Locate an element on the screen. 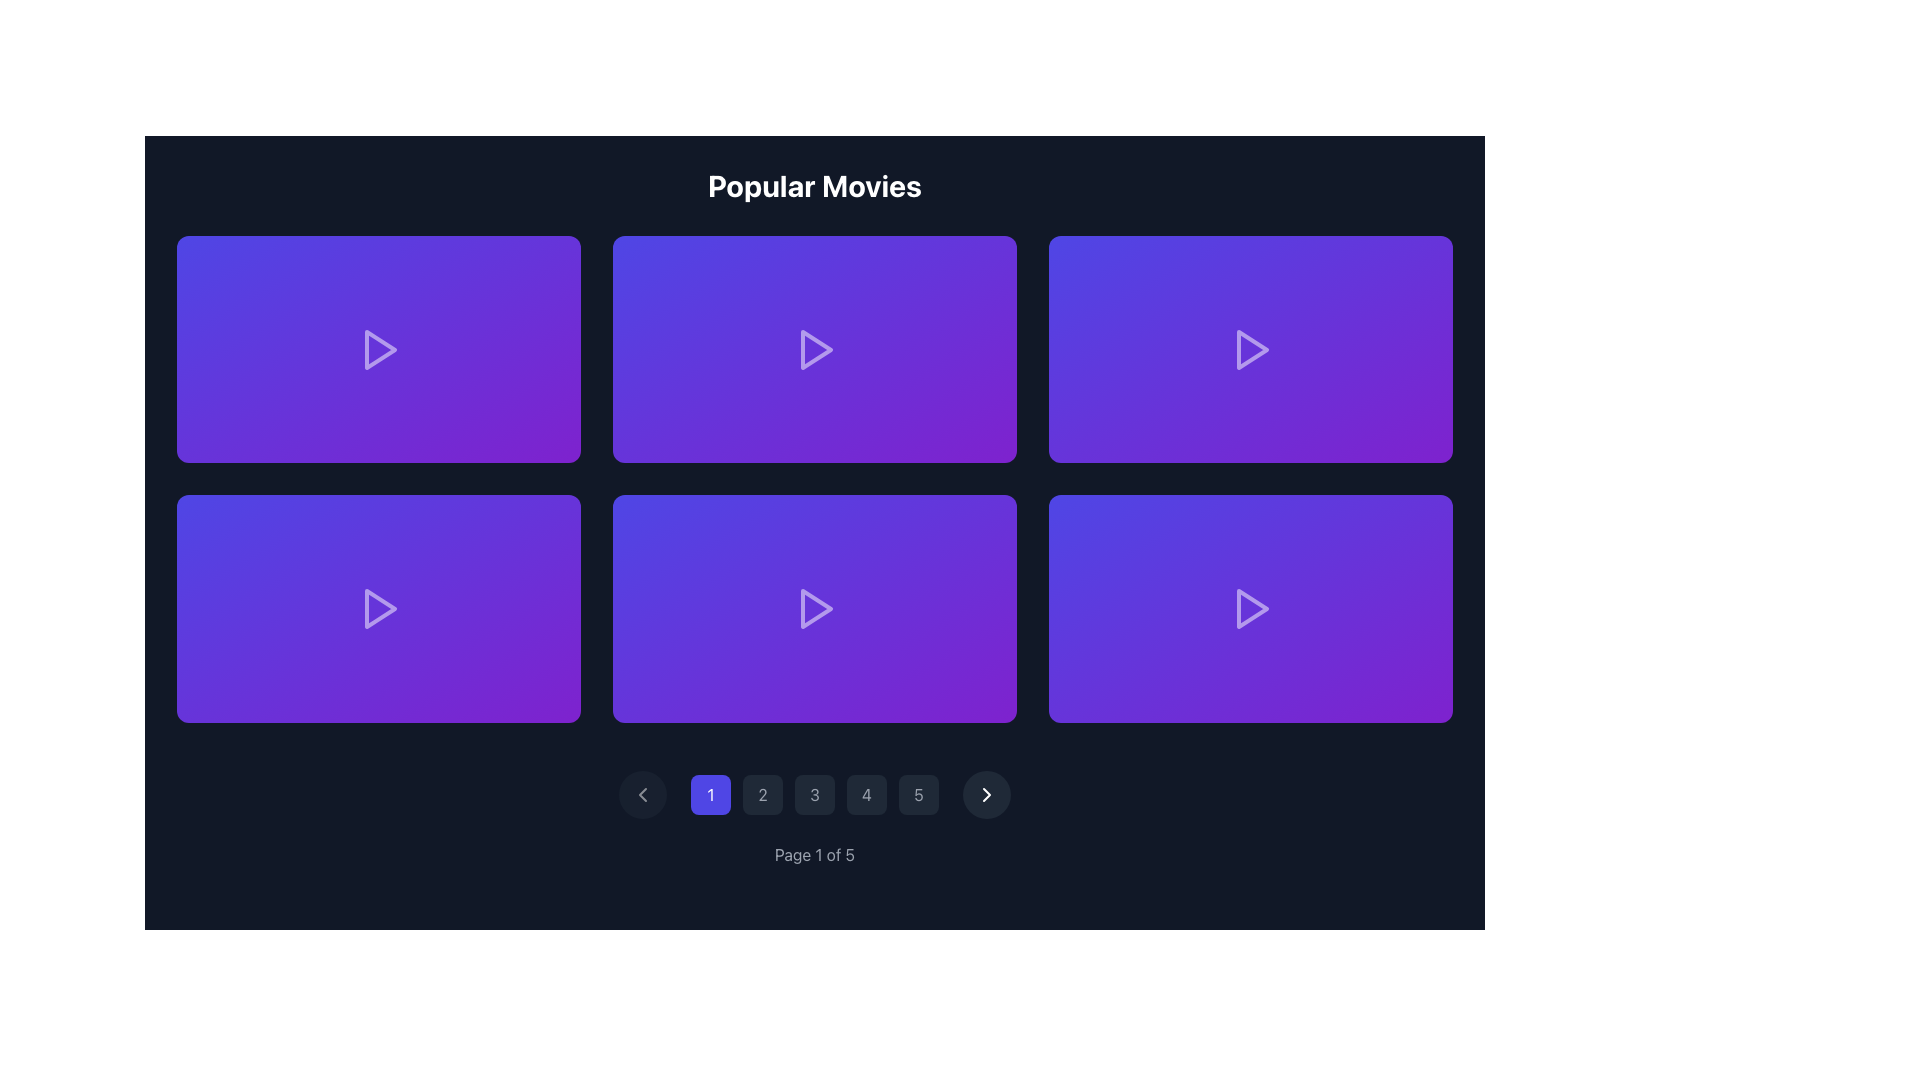  the second movie thumbnail in the first row of the media grid is located at coordinates (815, 347).